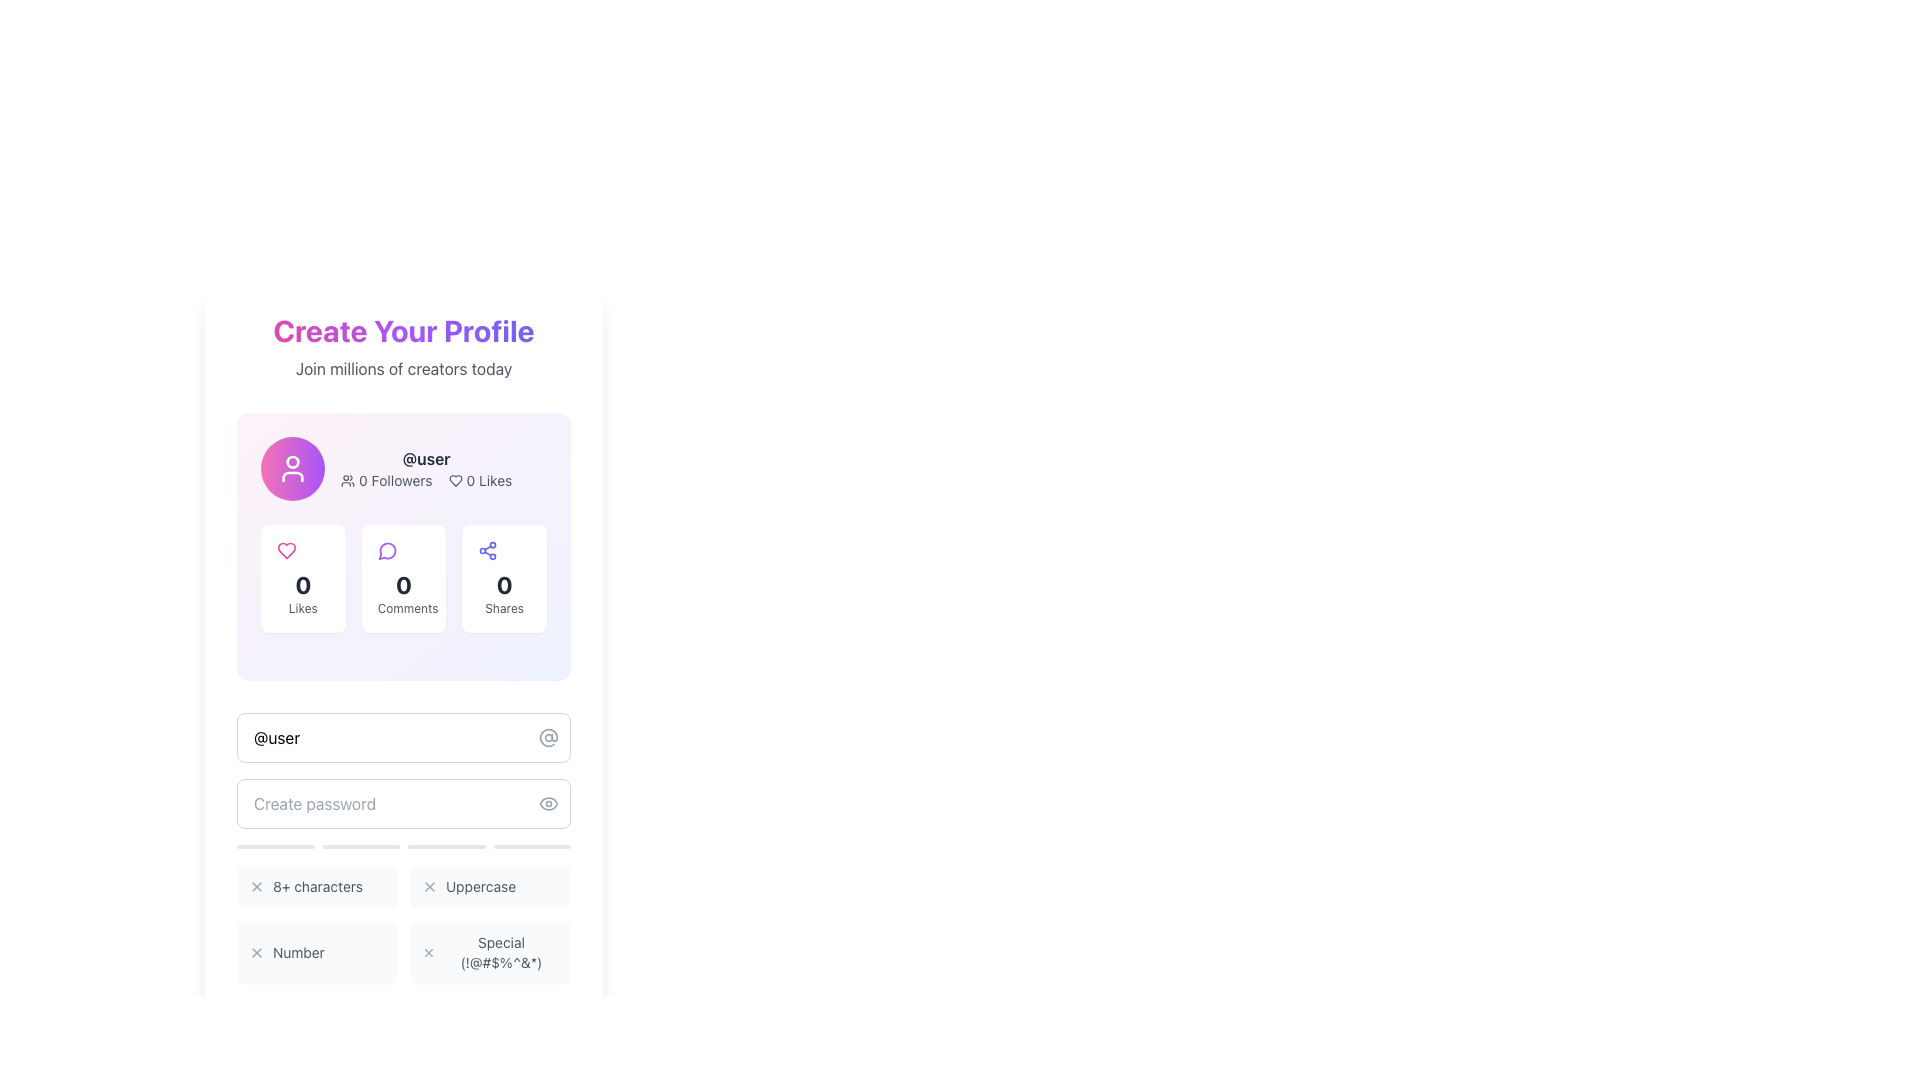 The height and width of the screenshot is (1080, 1920). What do you see at coordinates (291, 462) in the screenshot?
I see `the circular user profile icon element, which represents the head of the user illustration, located at the top-center of the icon` at bounding box center [291, 462].